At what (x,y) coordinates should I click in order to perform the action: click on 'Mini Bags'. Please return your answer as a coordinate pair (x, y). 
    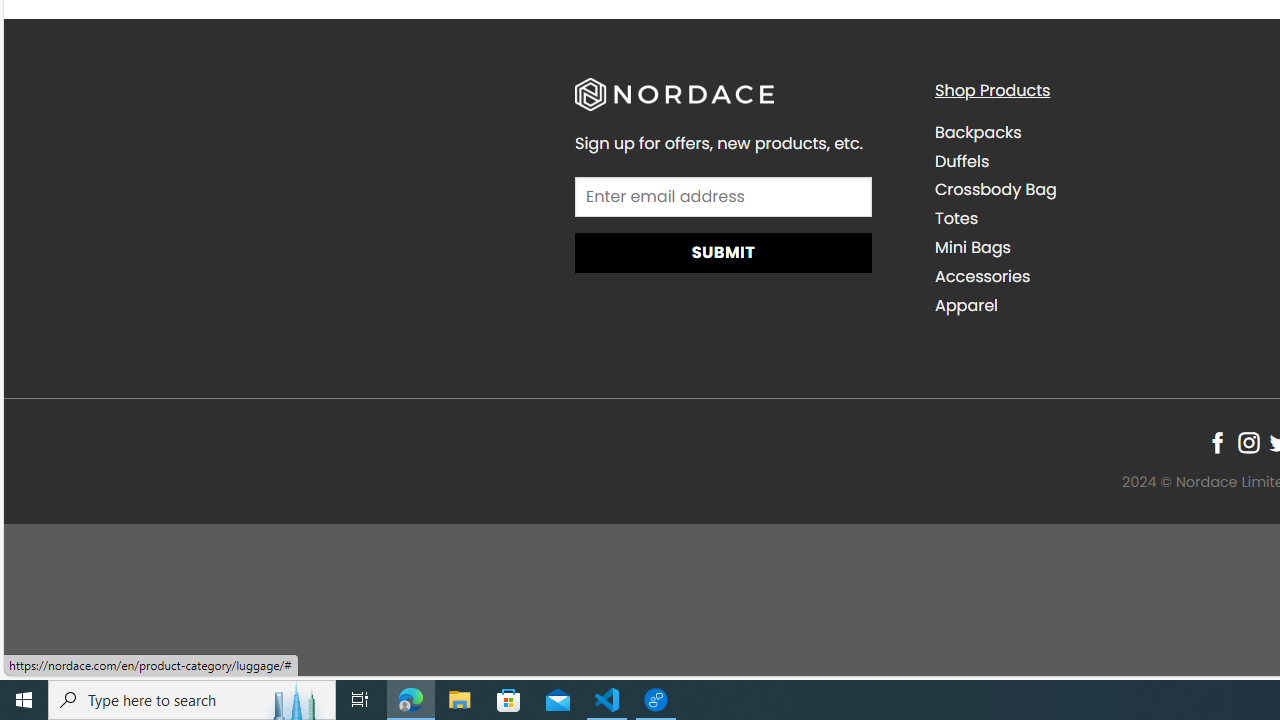
    Looking at the image, I should click on (1098, 246).